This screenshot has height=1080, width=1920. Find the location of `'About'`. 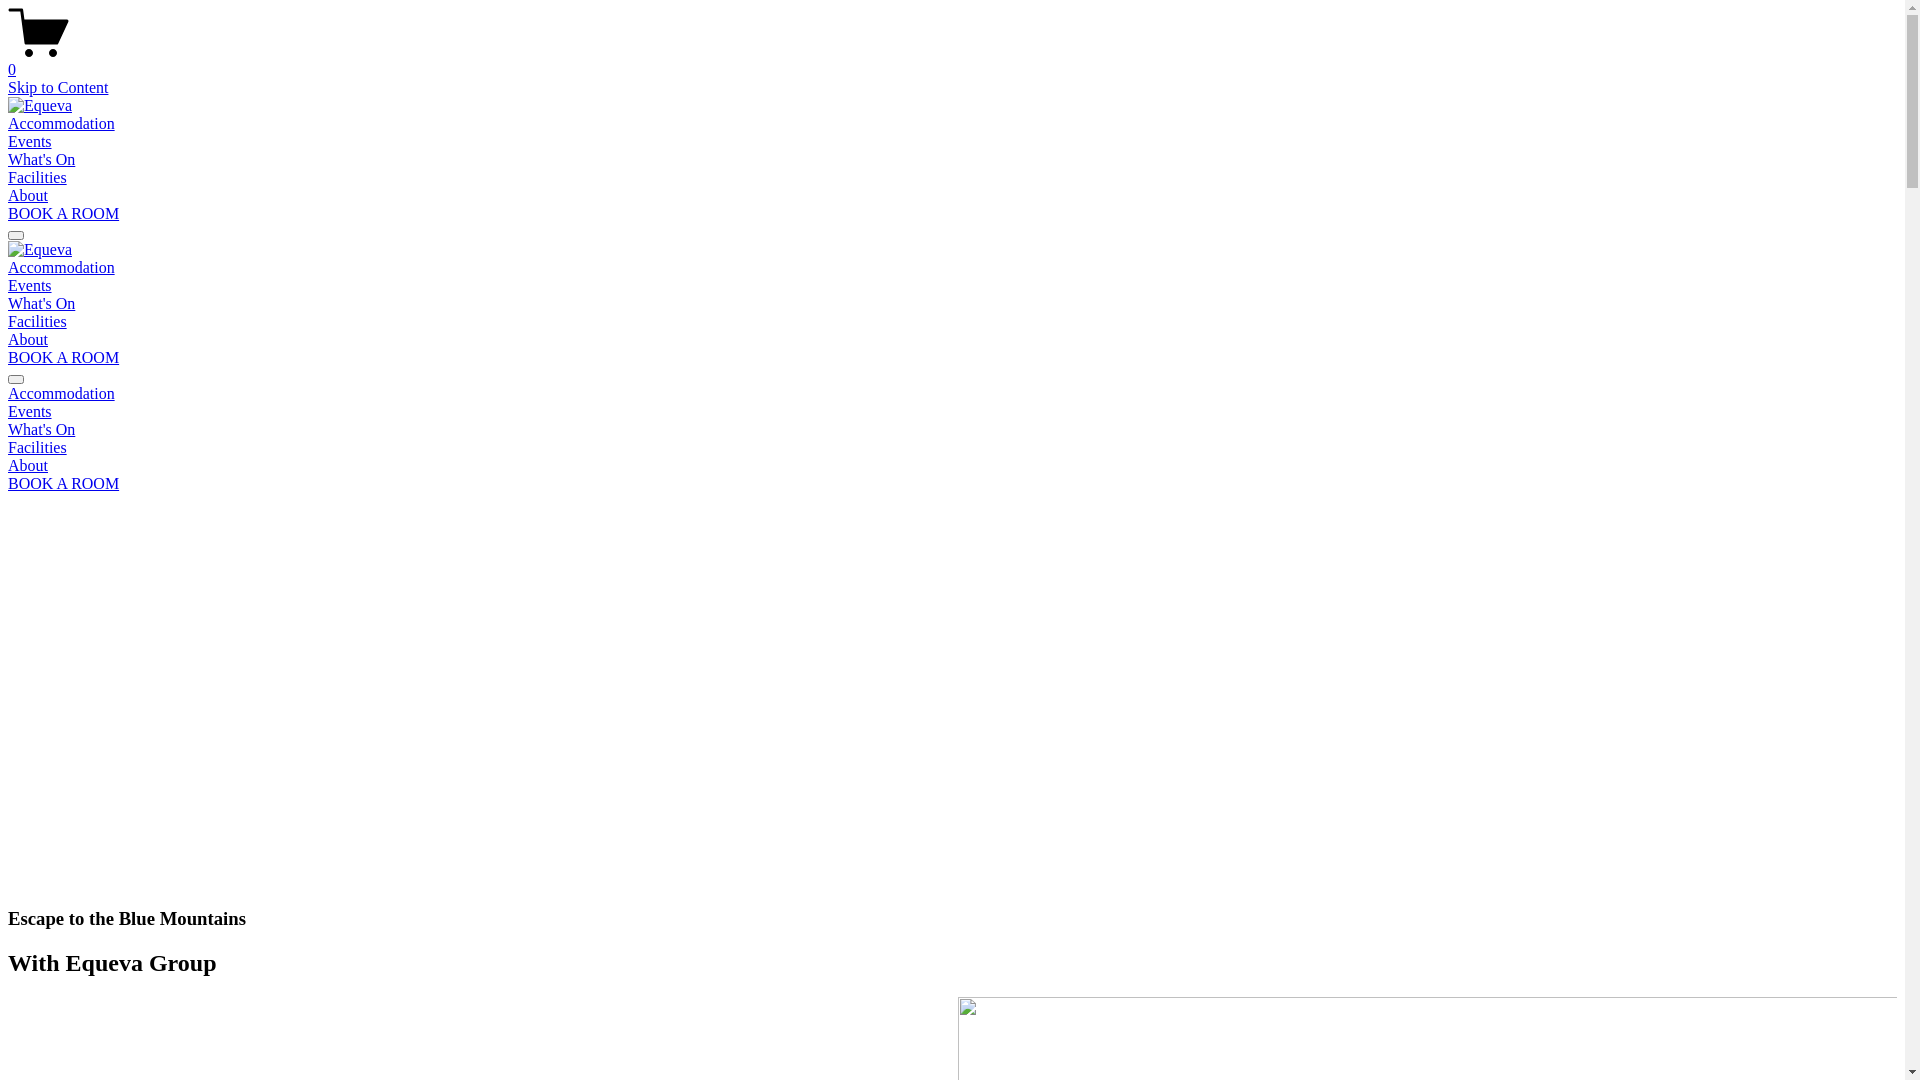

'About' is located at coordinates (28, 195).